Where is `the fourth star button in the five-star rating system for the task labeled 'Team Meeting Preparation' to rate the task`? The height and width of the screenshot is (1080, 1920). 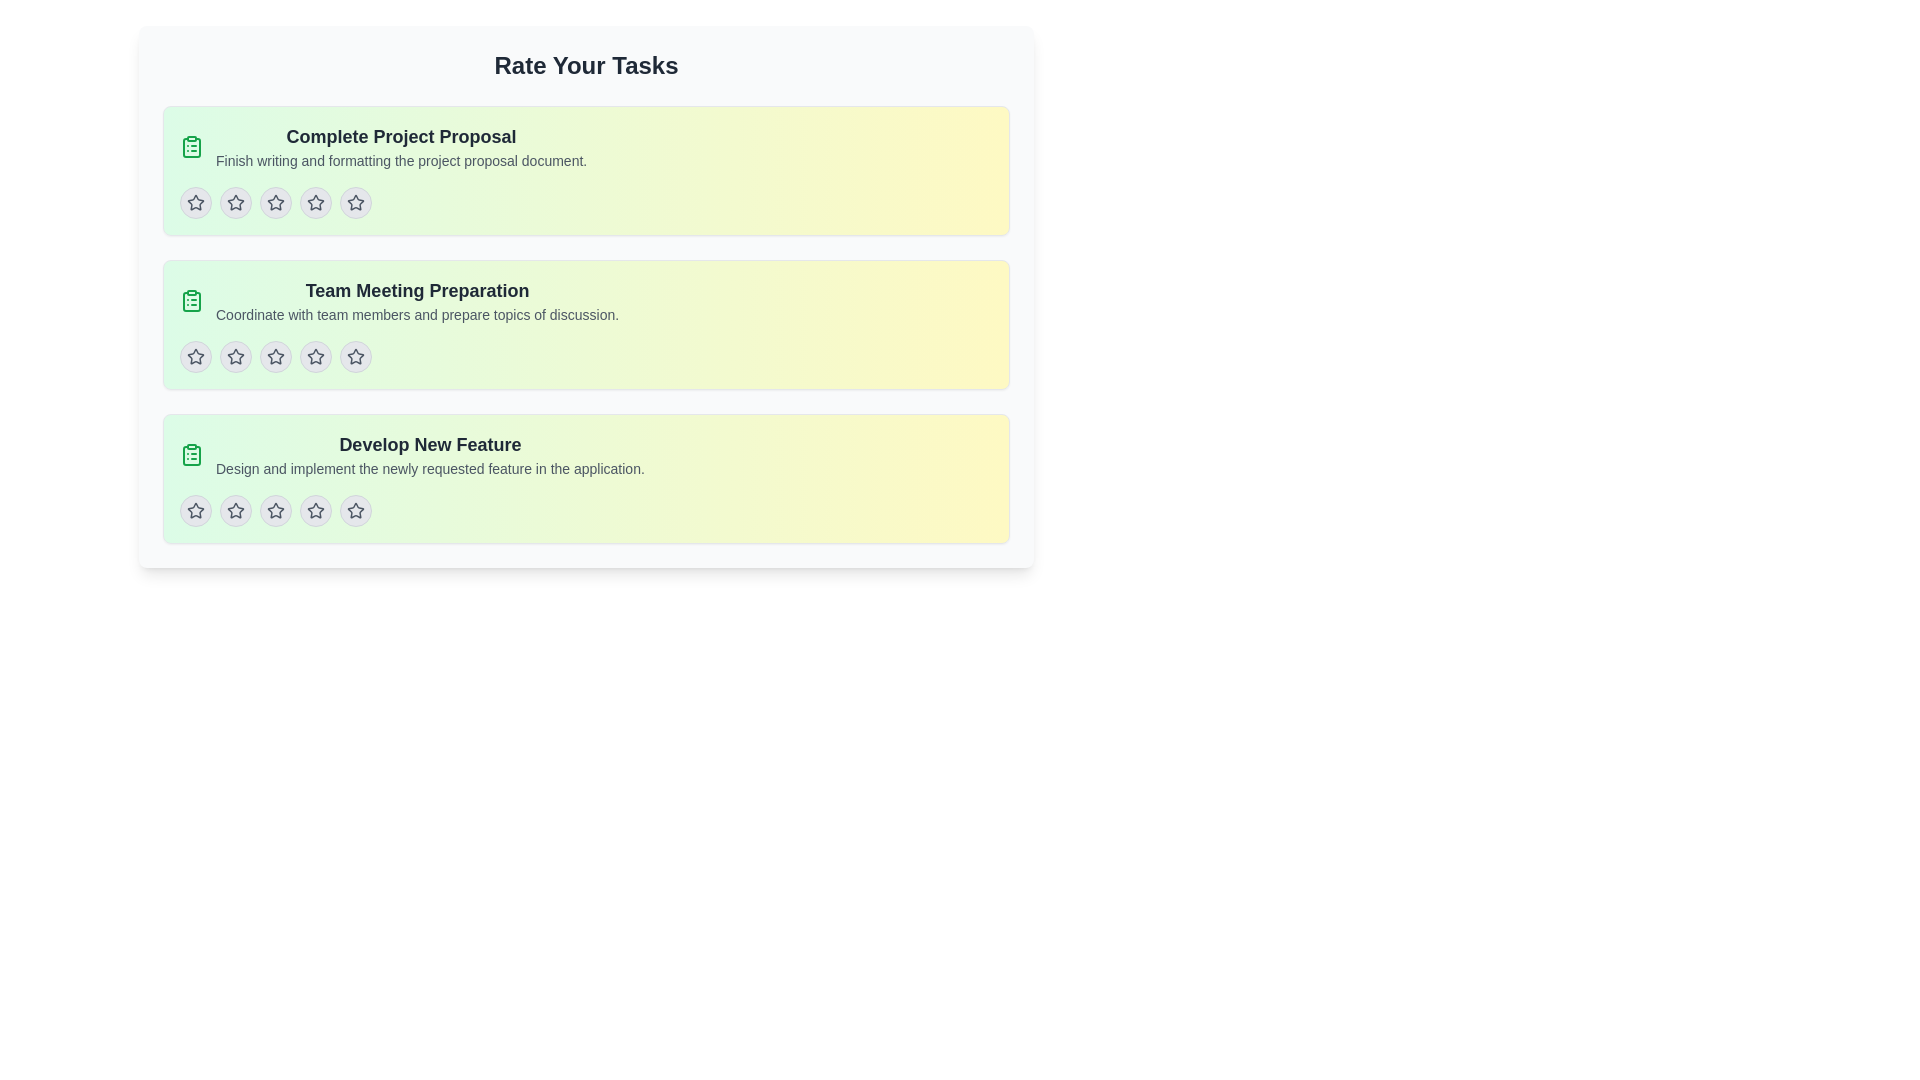 the fourth star button in the five-star rating system for the task labeled 'Team Meeting Preparation' to rate the task is located at coordinates (315, 356).